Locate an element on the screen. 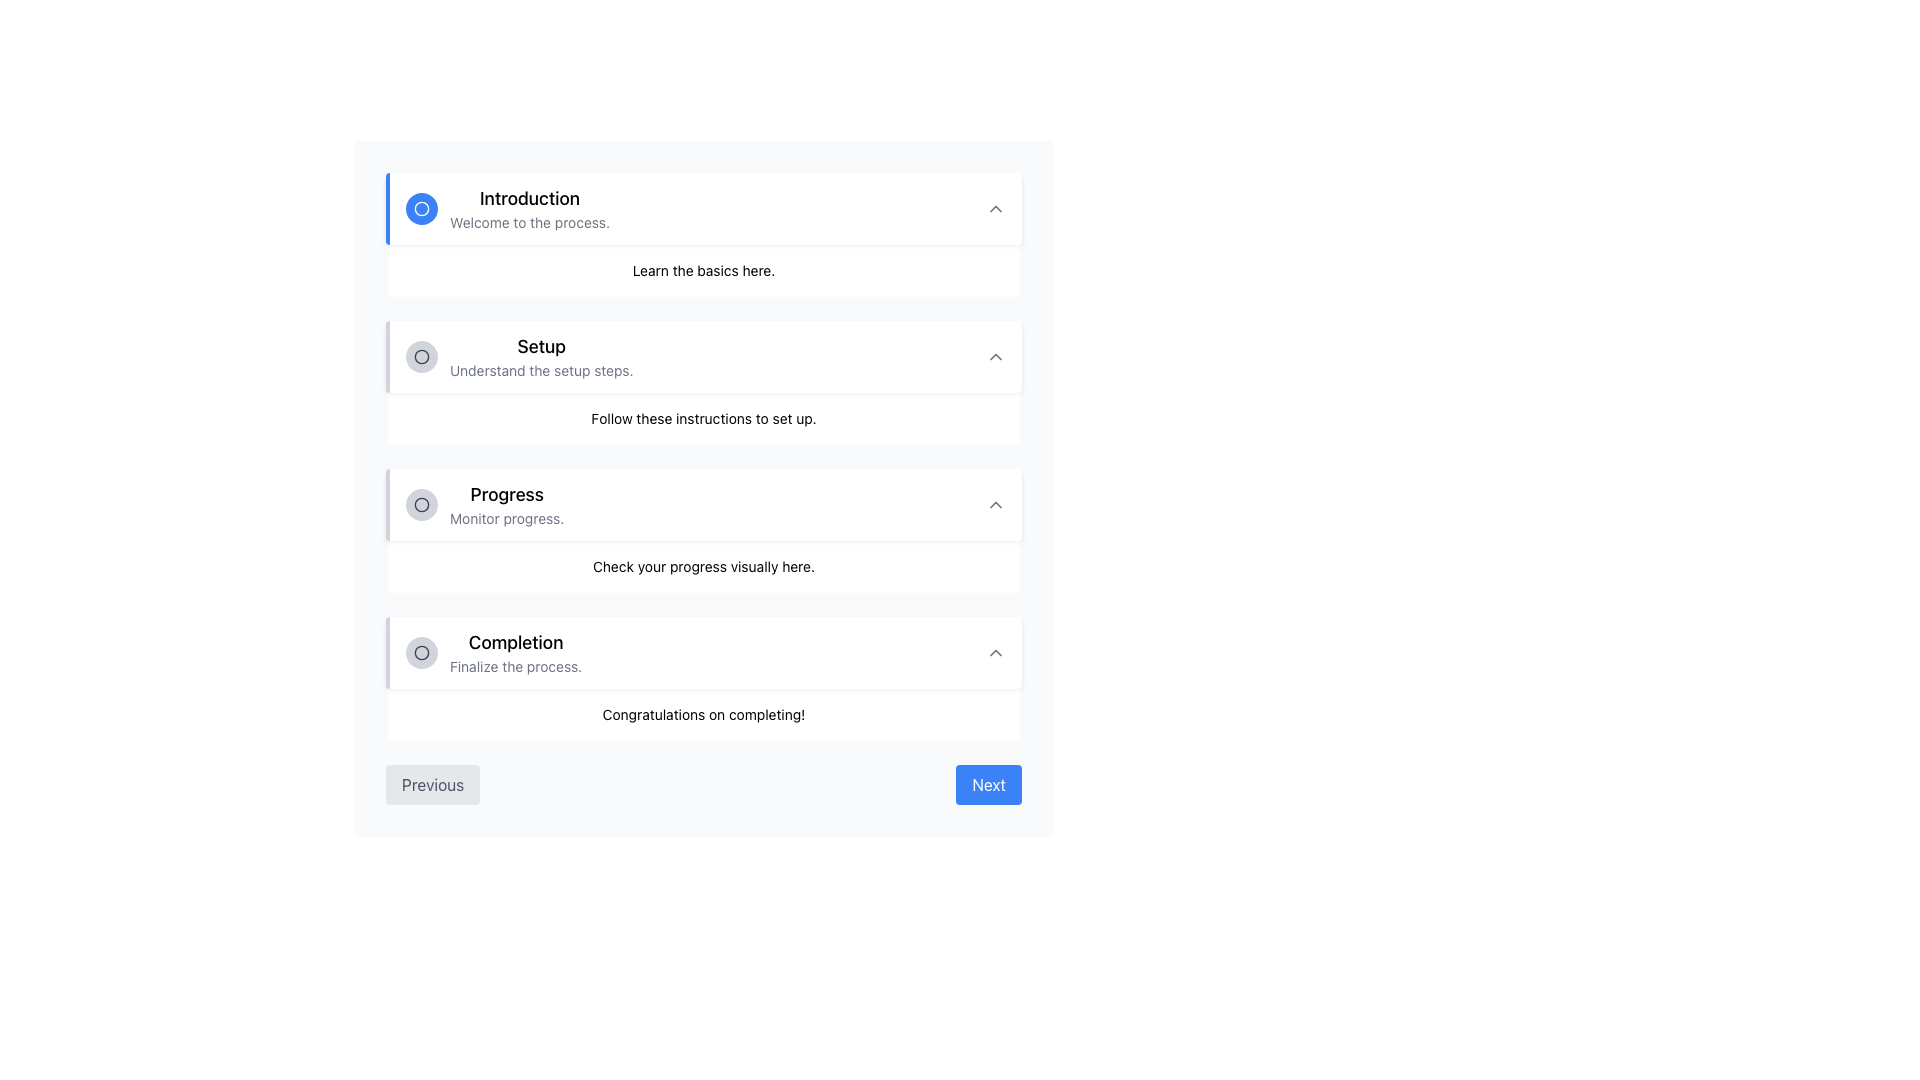  the step item in the stepper layout that contains the title 'Progress' and the description 'Monitor progress.' is located at coordinates (485, 504).